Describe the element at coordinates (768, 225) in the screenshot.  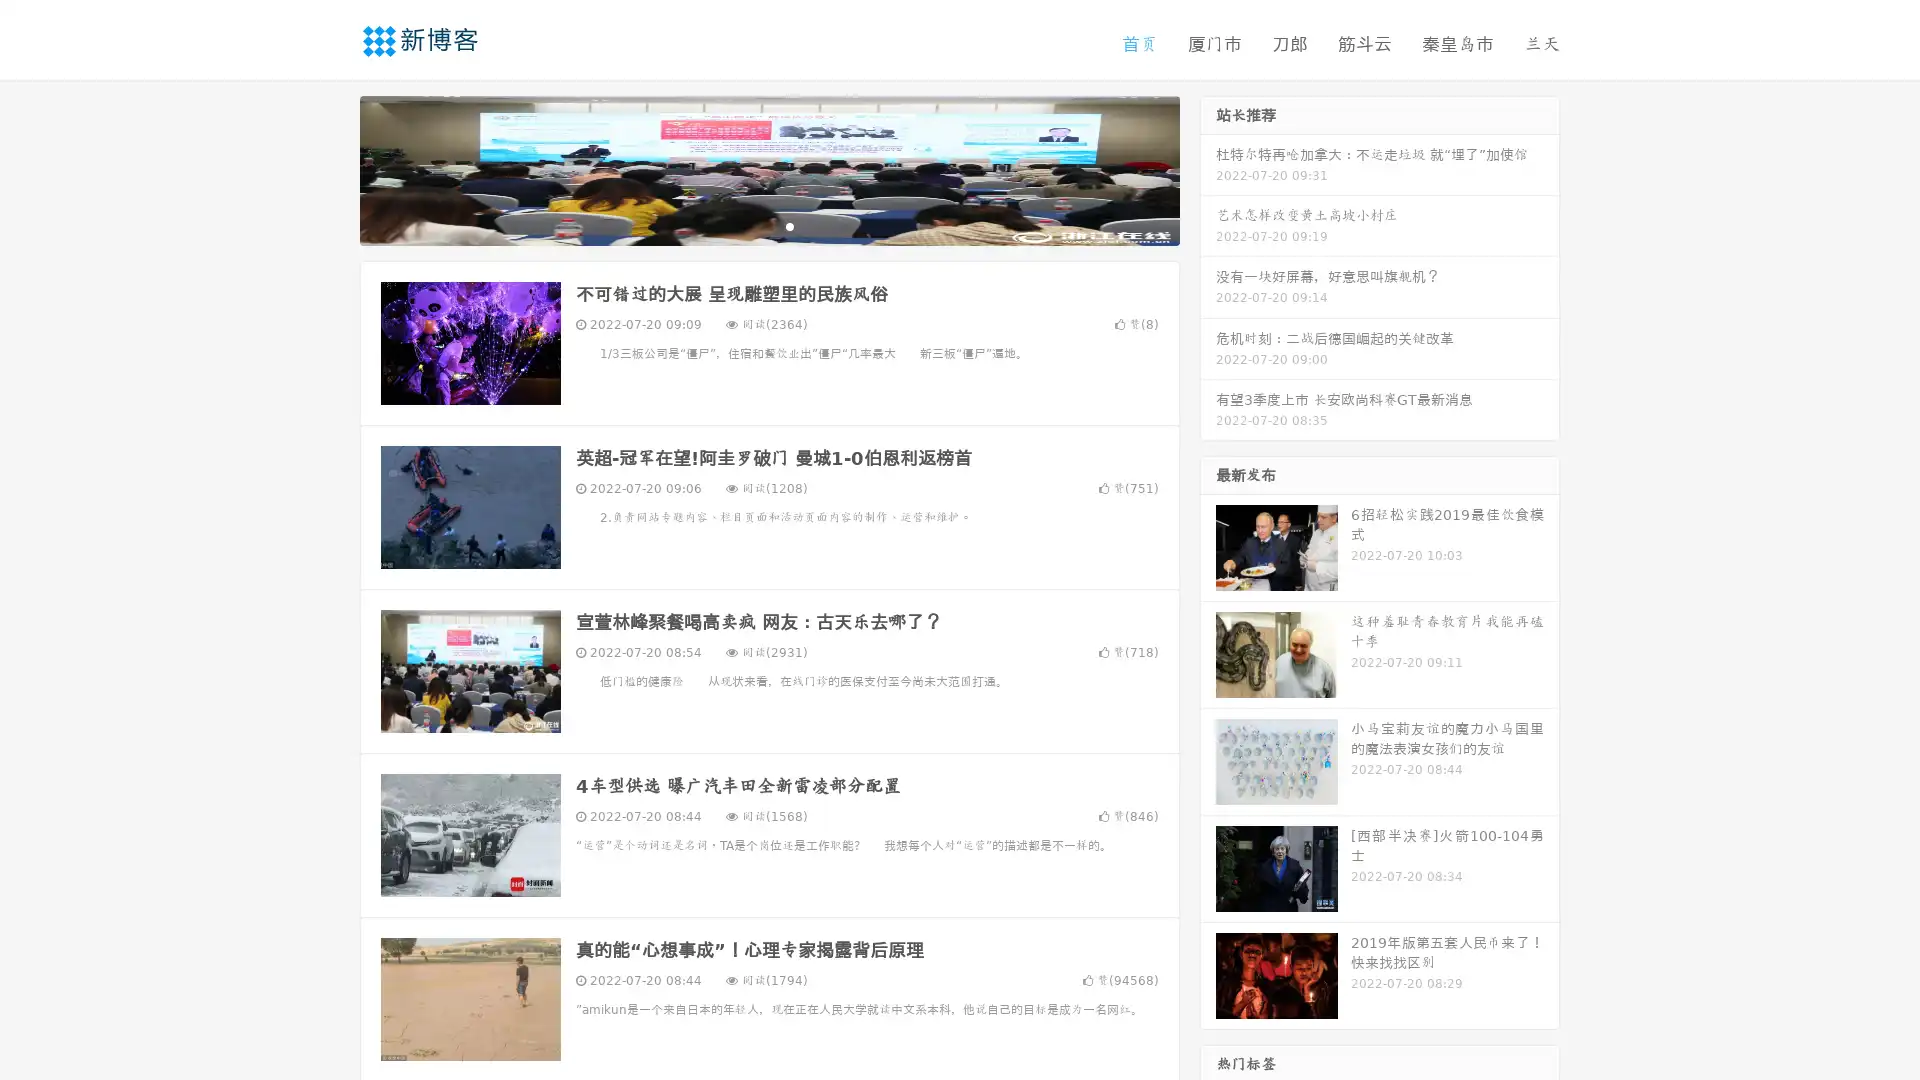
I see `Go to slide 2` at that location.